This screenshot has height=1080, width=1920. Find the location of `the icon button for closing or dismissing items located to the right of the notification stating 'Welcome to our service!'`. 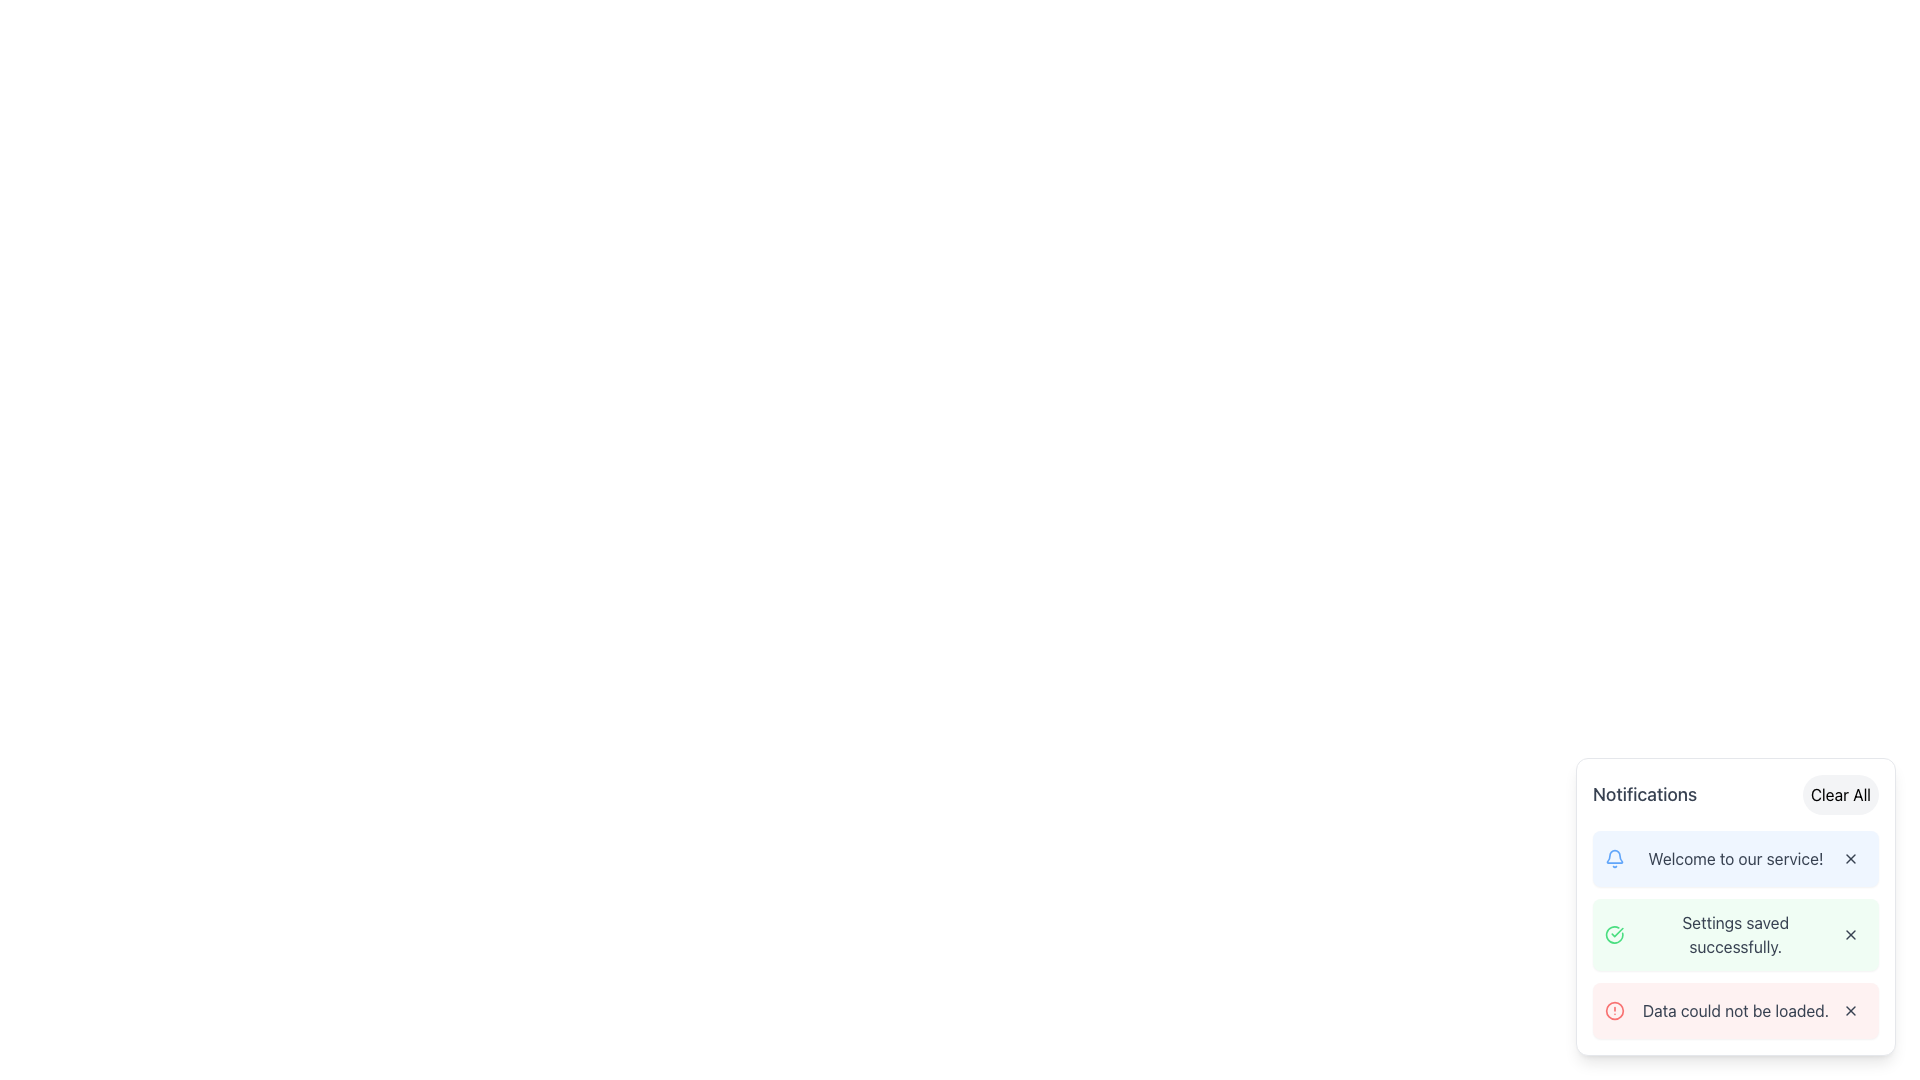

the icon button for closing or dismissing items located to the right of the notification stating 'Welcome to our service!' is located at coordinates (1850, 858).